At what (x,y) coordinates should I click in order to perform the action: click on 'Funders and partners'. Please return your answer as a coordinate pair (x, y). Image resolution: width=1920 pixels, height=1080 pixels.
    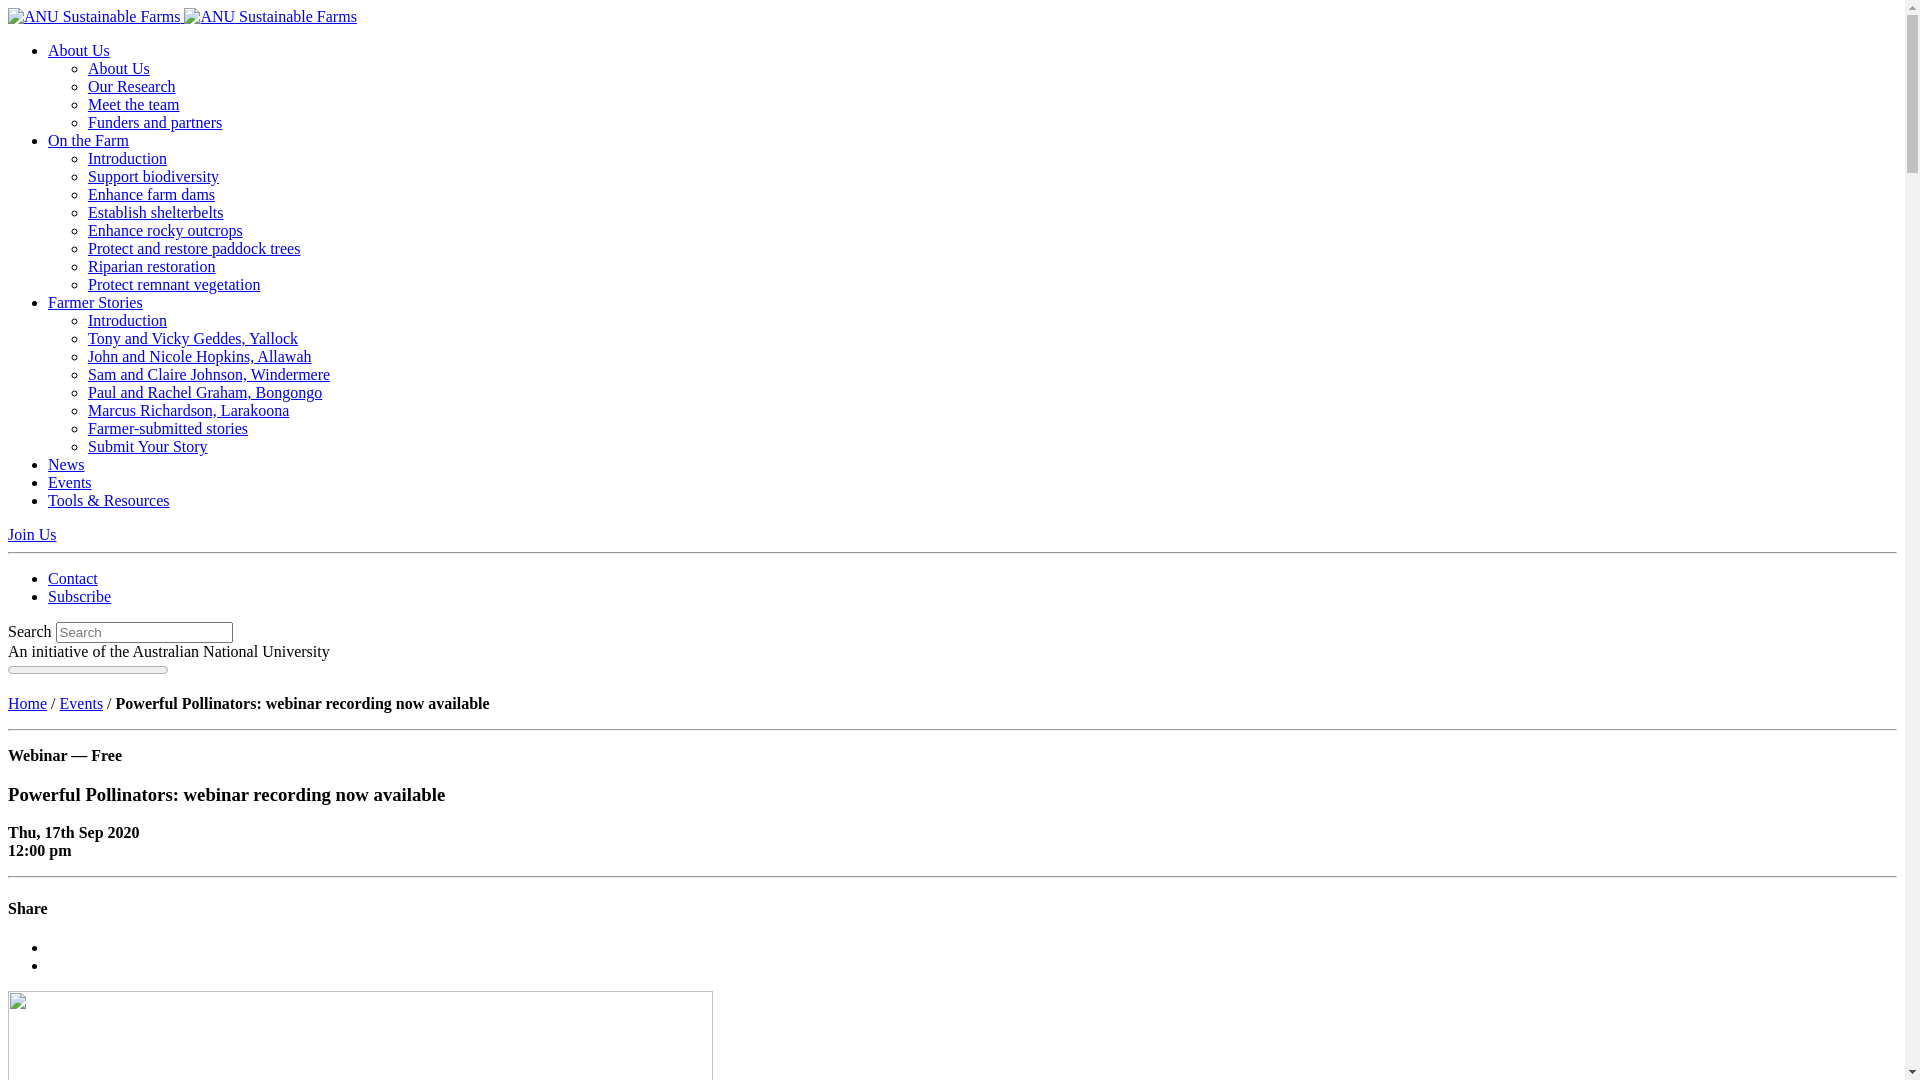
    Looking at the image, I should click on (153, 122).